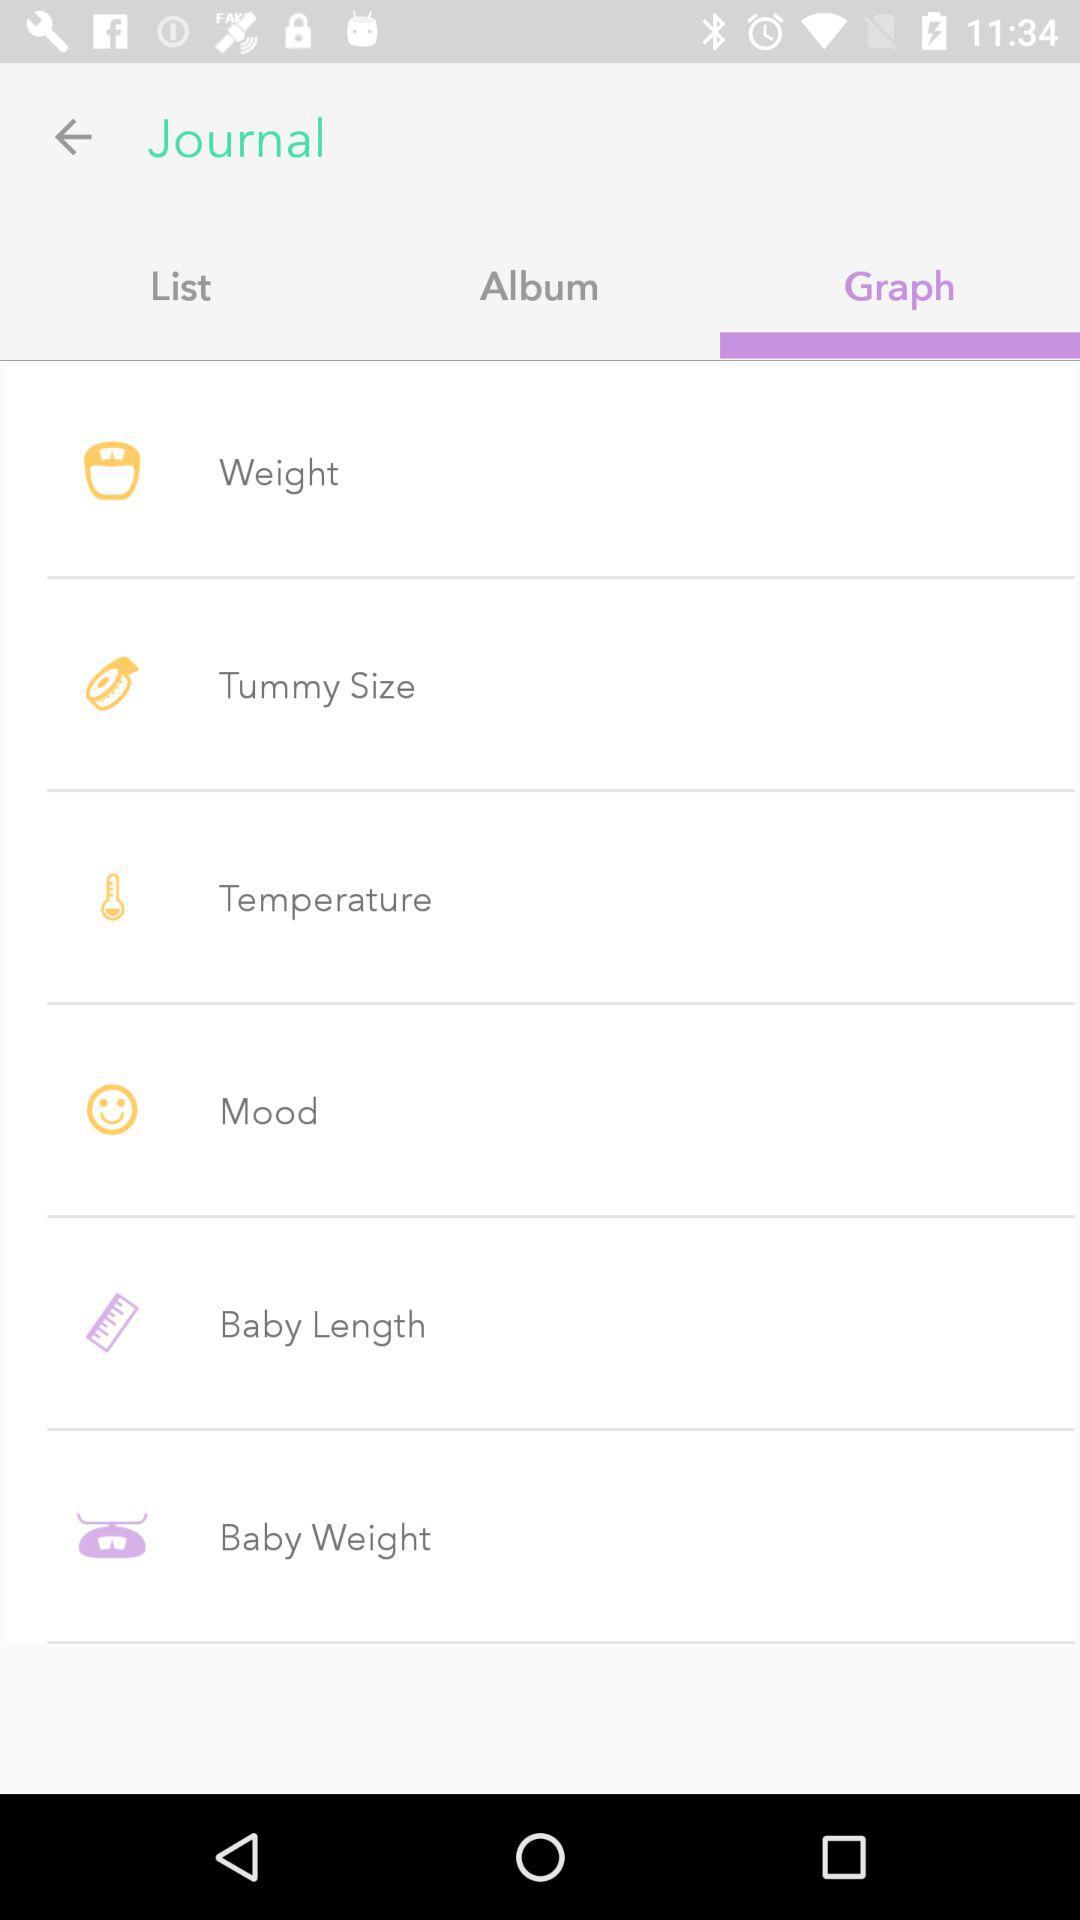 The image size is (1080, 1920). I want to click on album icon, so click(540, 284).